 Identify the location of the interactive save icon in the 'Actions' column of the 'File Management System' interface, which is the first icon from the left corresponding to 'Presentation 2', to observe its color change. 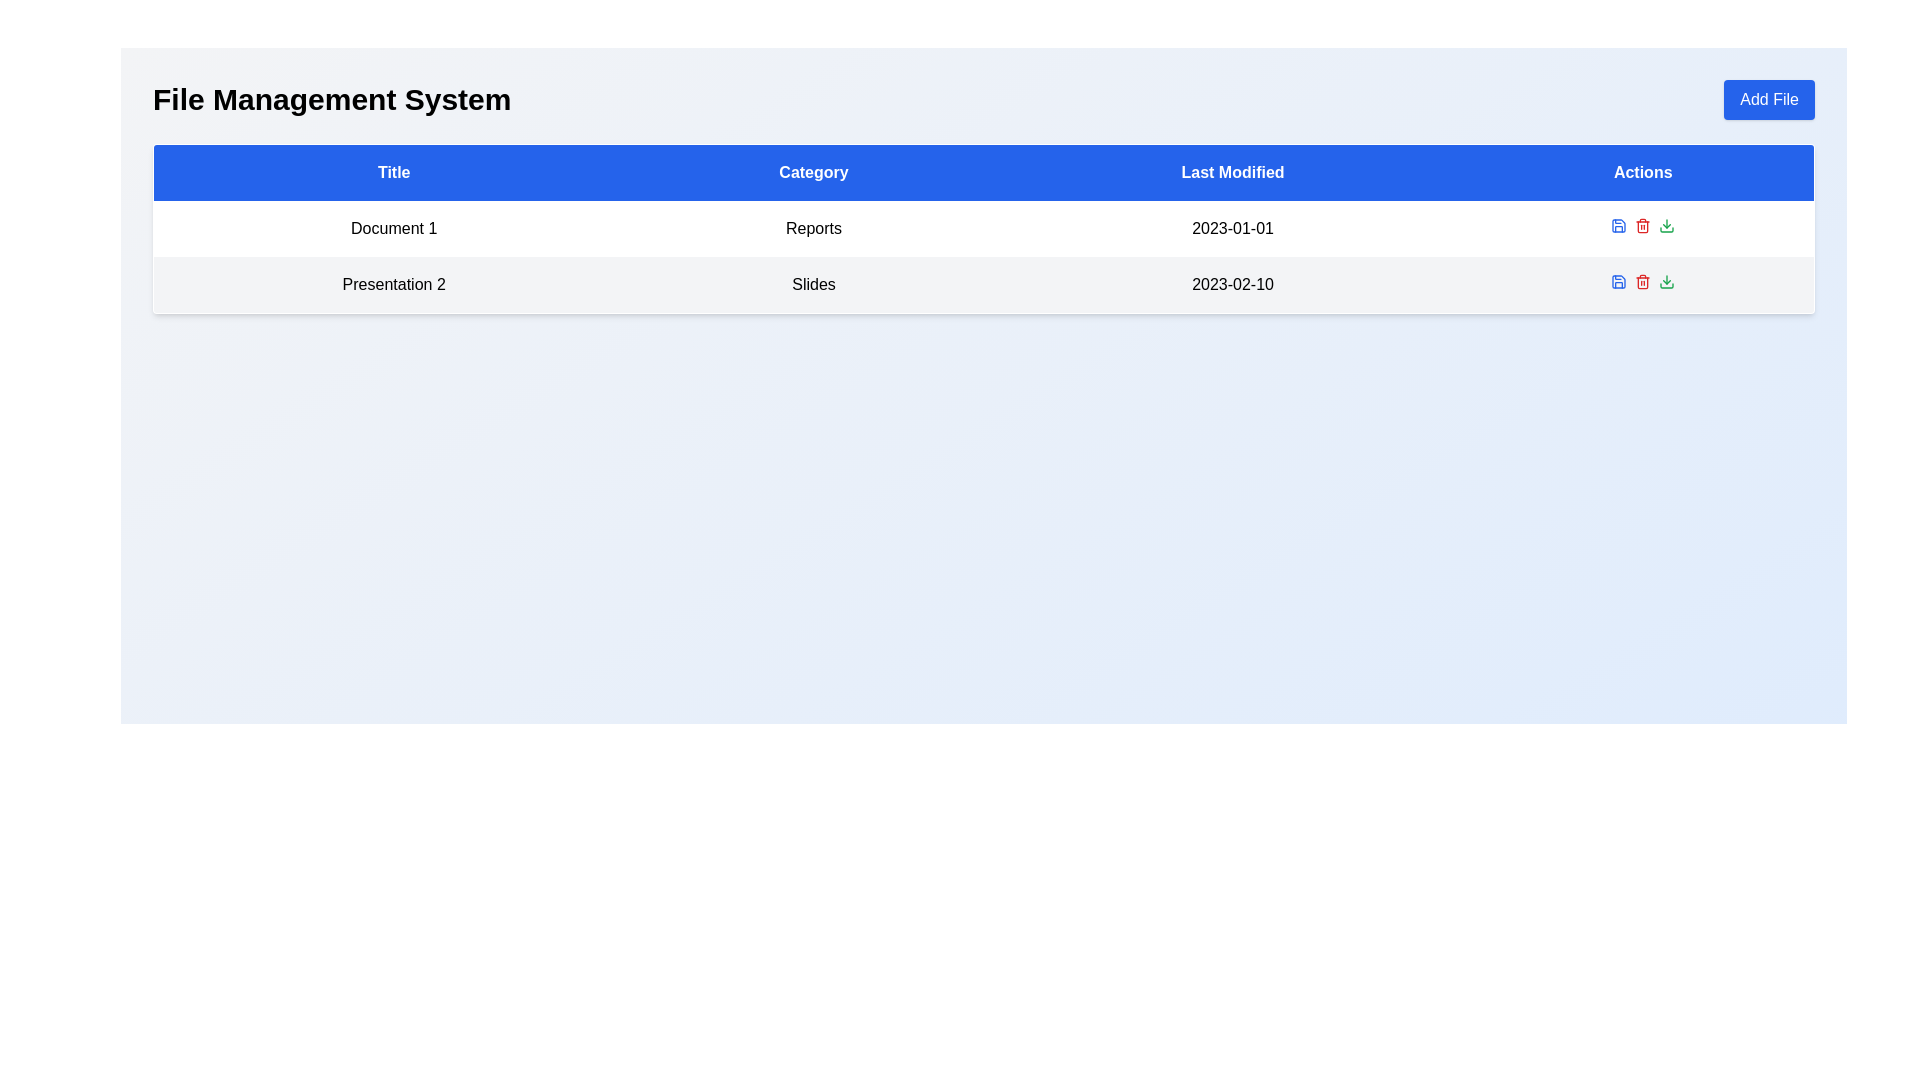
(1619, 225).